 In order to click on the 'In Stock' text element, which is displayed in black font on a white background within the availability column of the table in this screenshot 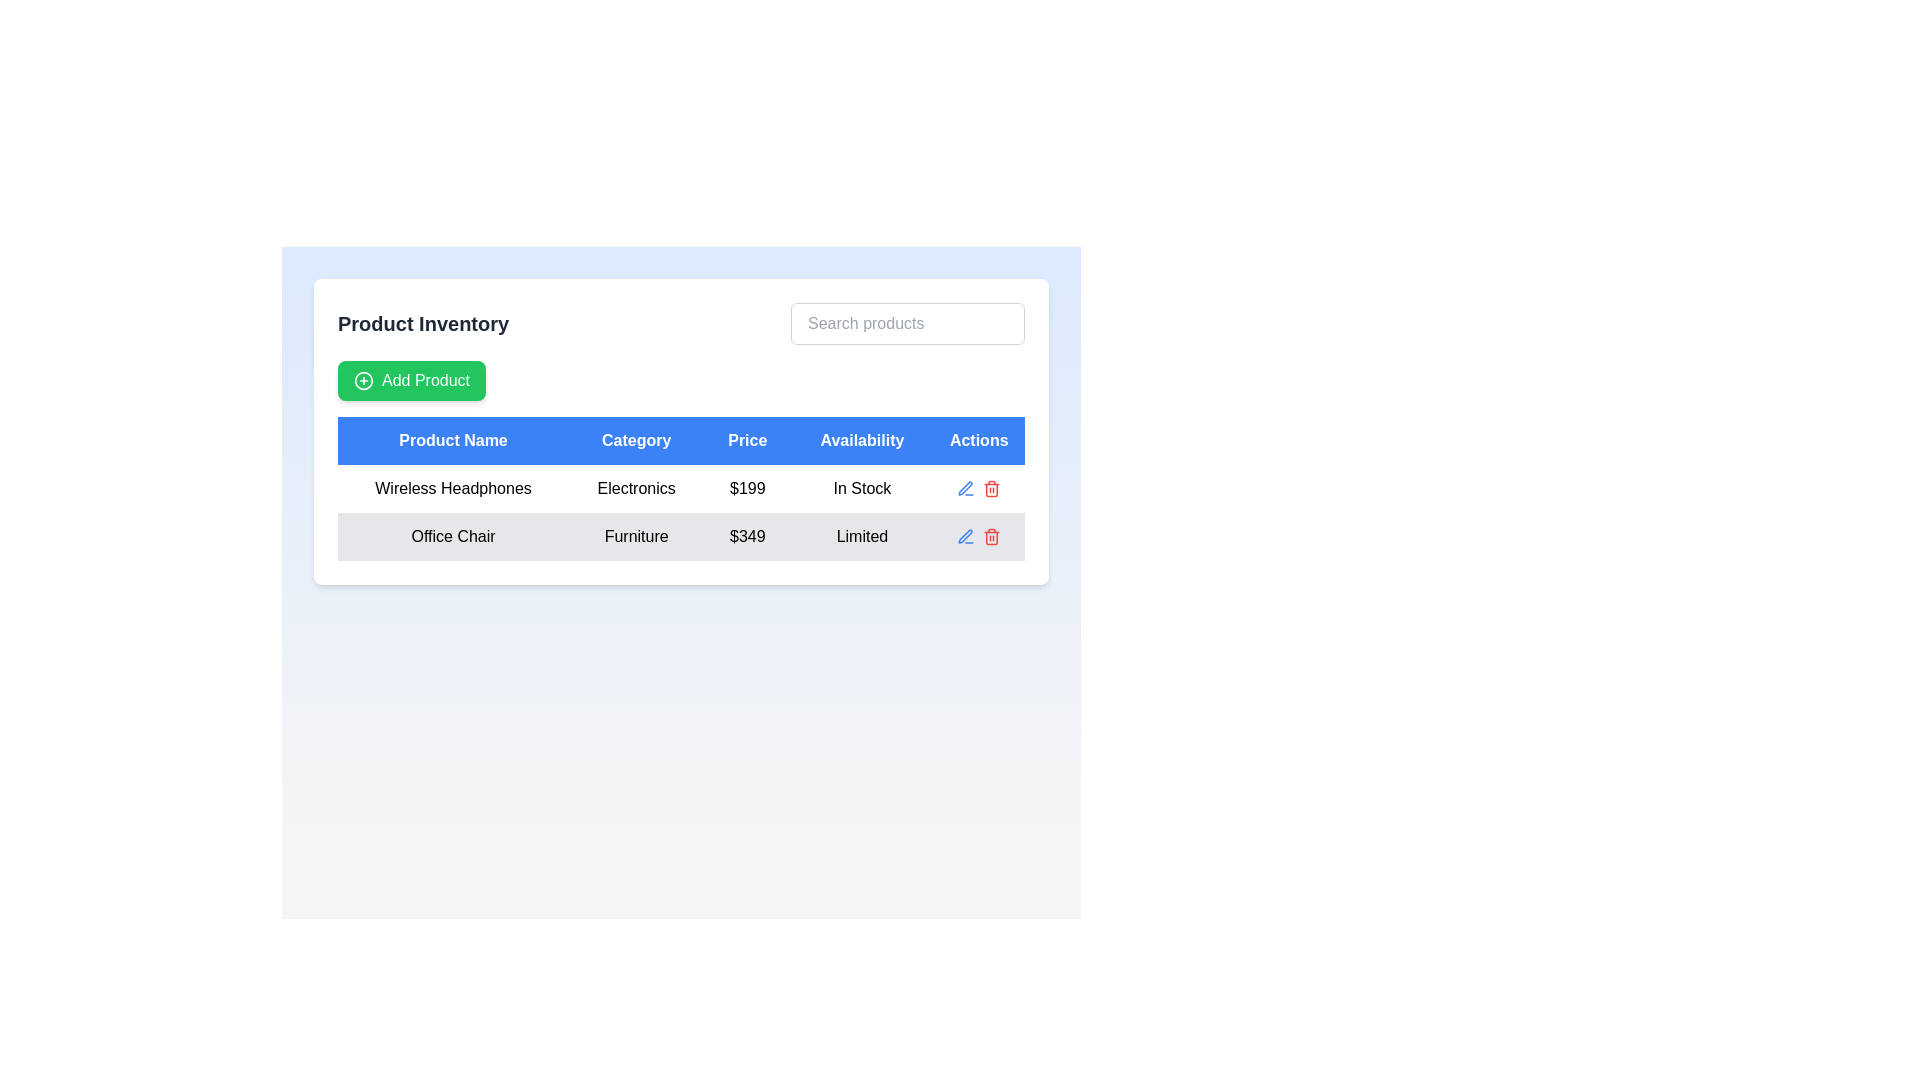, I will do `click(862, 489)`.